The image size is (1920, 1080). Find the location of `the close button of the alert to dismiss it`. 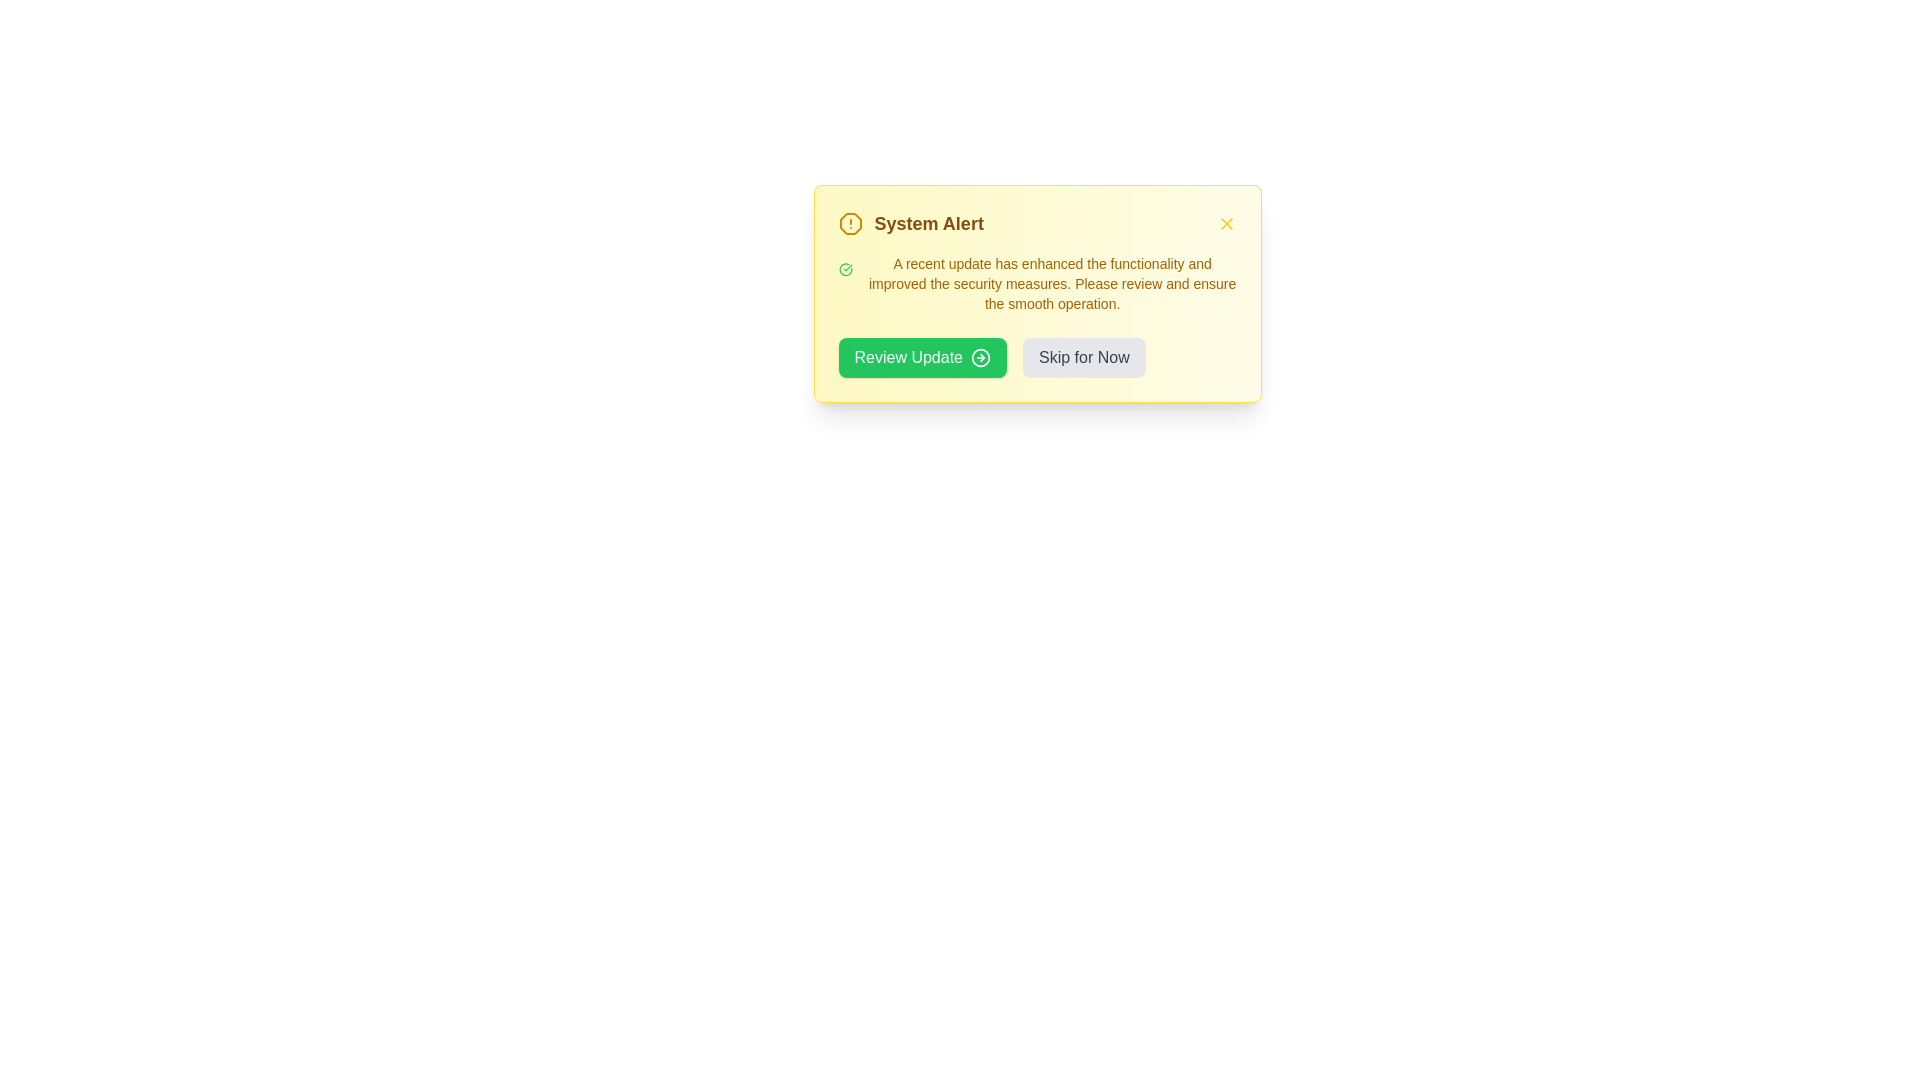

the close button of the alert to dismiss it is located at coordinates (1225, 223).